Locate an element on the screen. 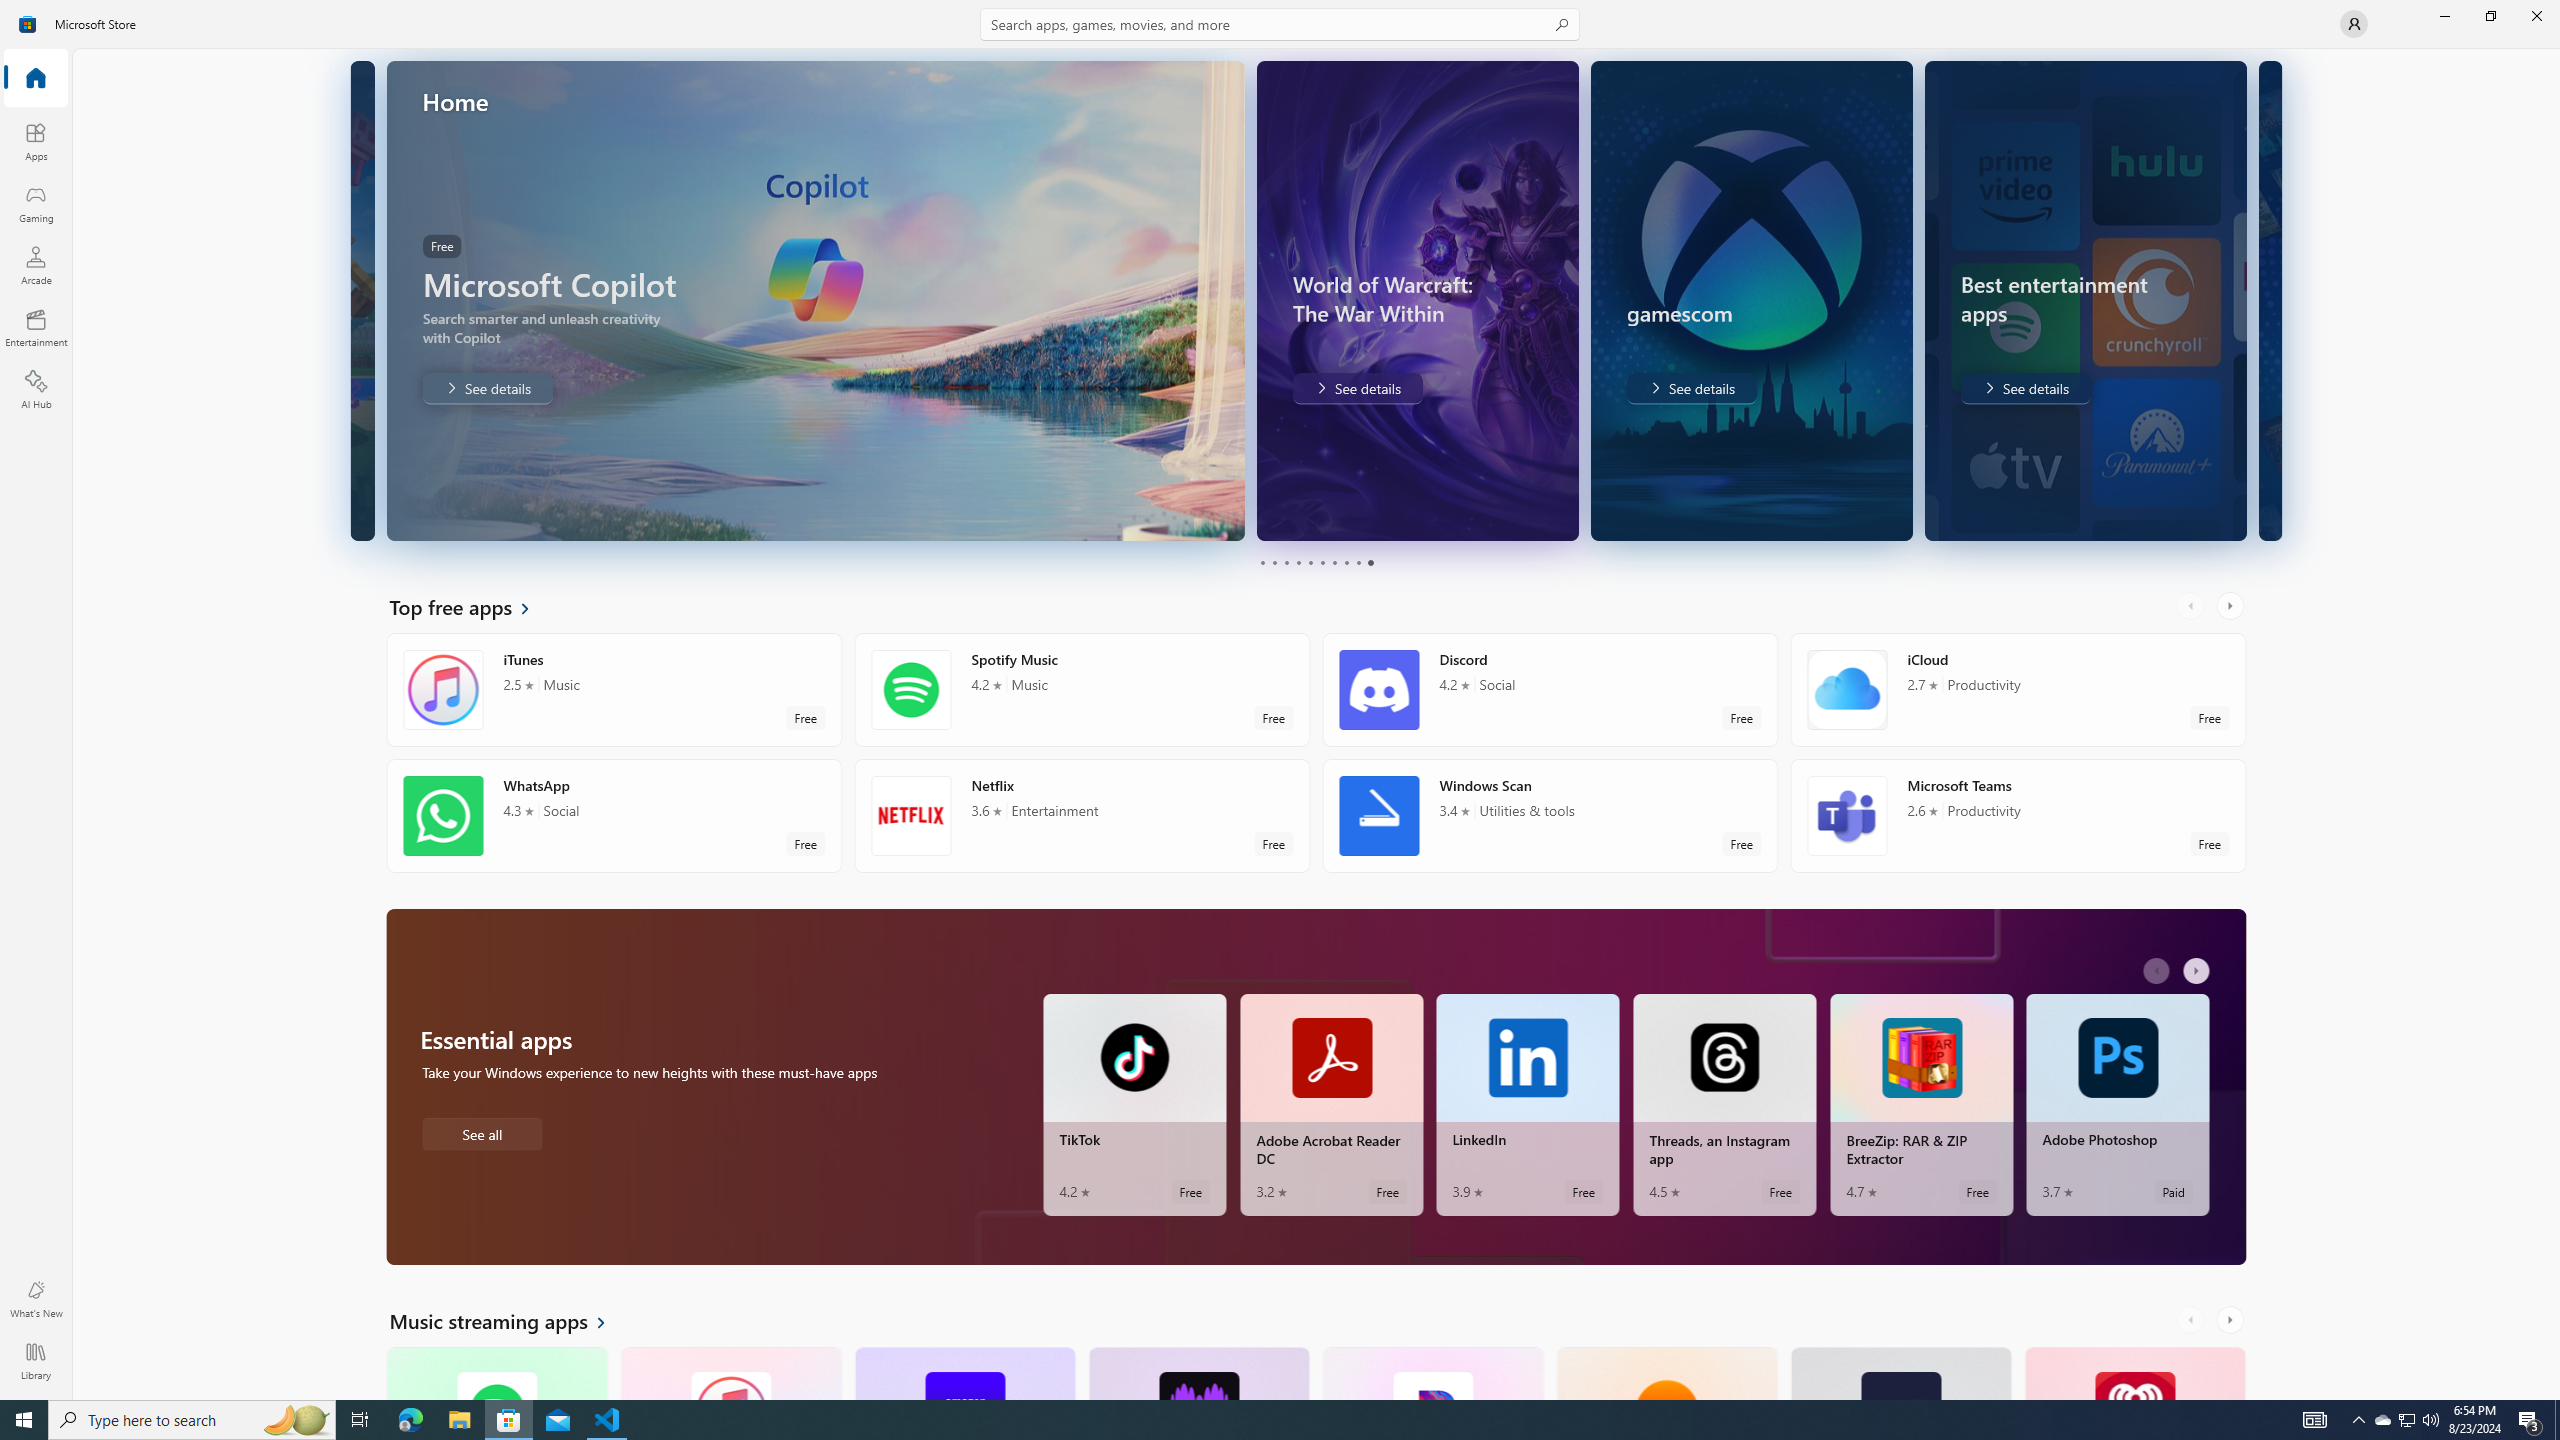 The image size is (2560, 1440). 'Pager' is located at coordinates (1316, 562).